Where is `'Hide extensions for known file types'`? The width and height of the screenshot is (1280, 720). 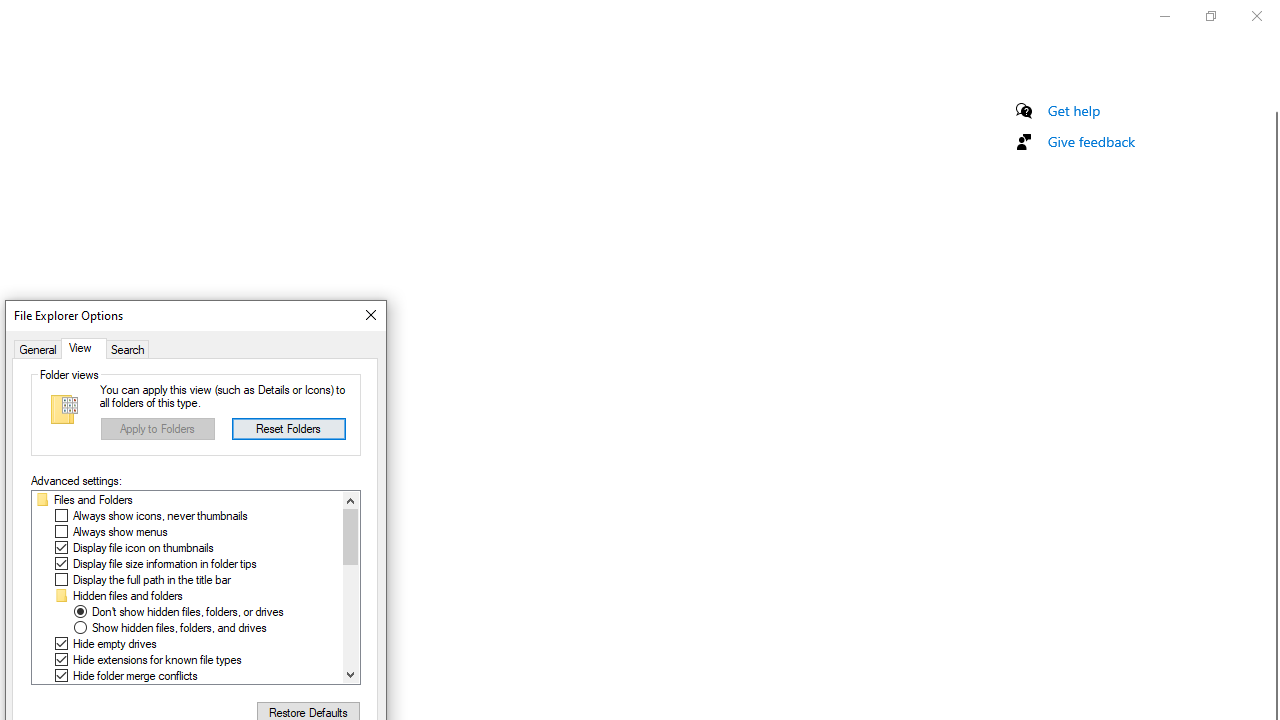
'Hide extensions for known file types' is located at coordinates (156, 660).